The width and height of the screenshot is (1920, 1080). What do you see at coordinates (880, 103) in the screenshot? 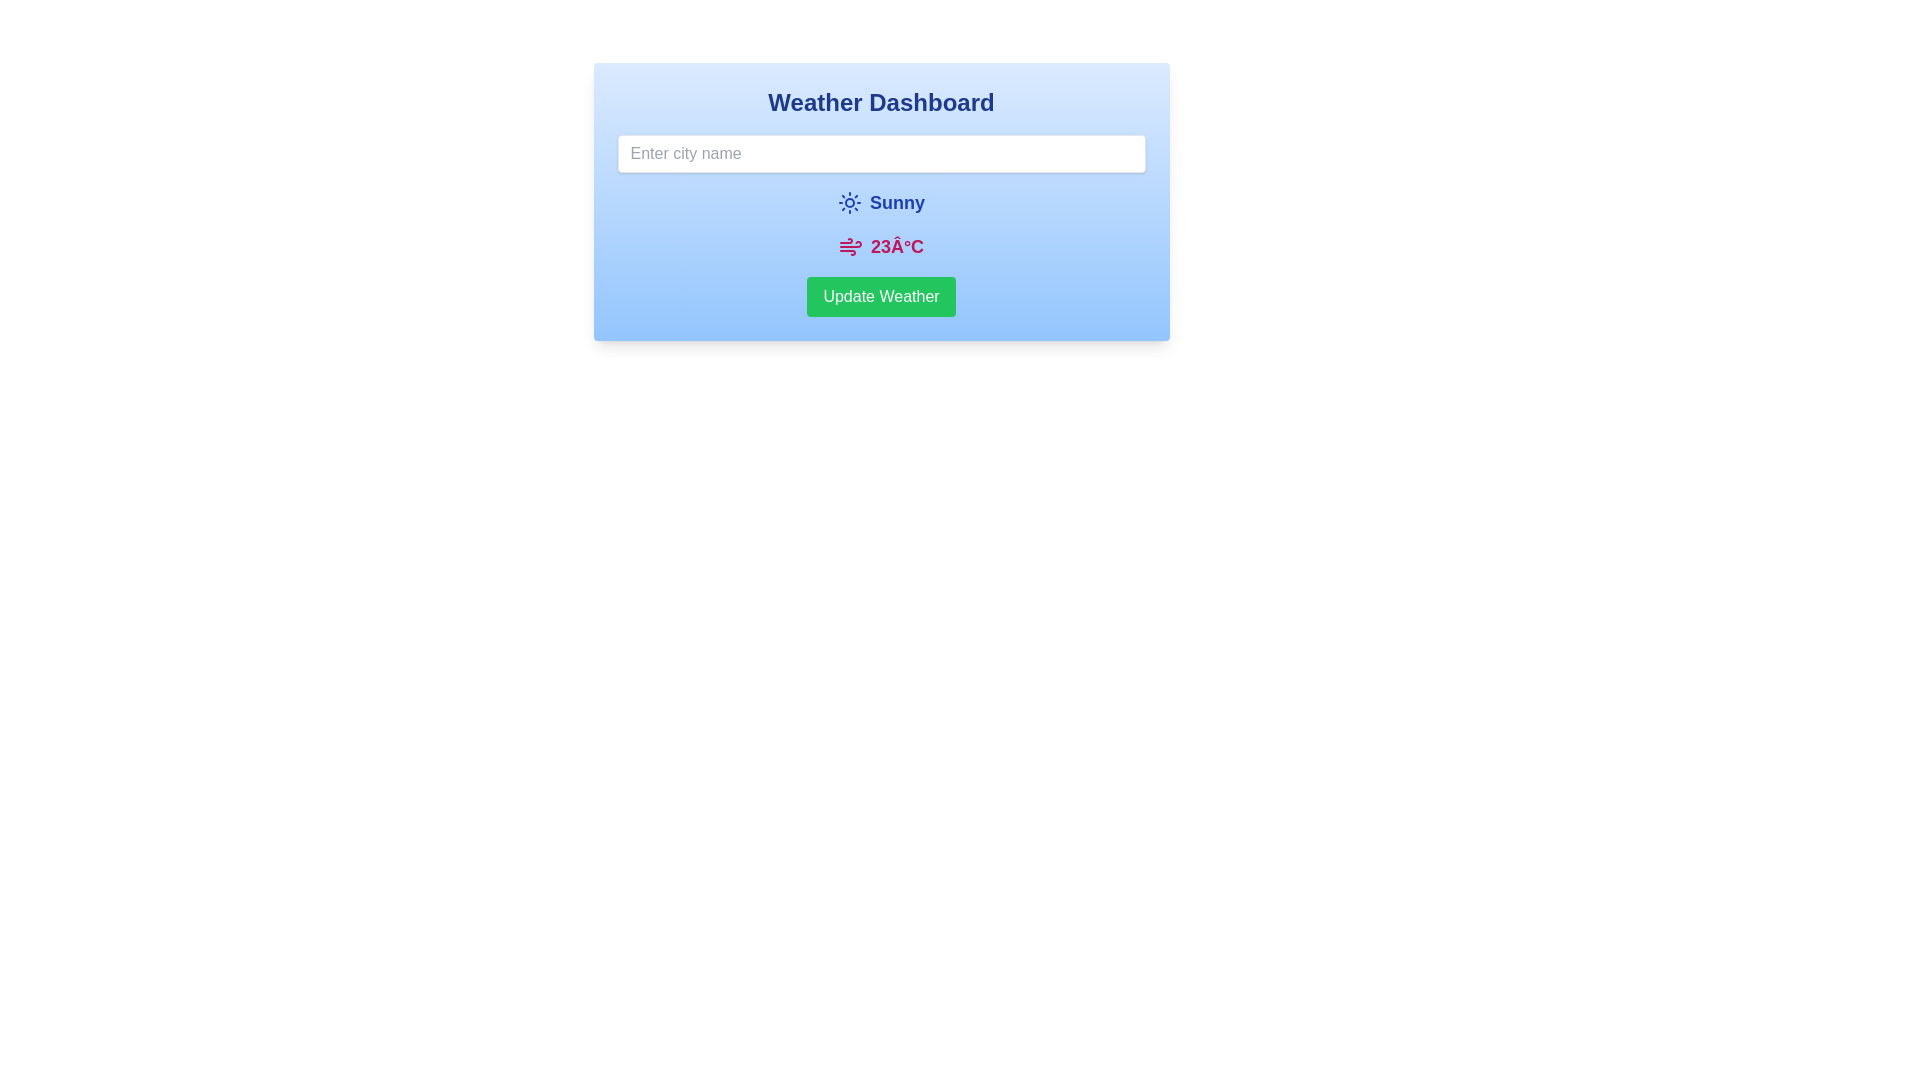
I see `the bold header text reading 'Weather Dashboard', which is styled in dark blue and centered at the top of the weather-themed card` at bounding box center [880, 103].